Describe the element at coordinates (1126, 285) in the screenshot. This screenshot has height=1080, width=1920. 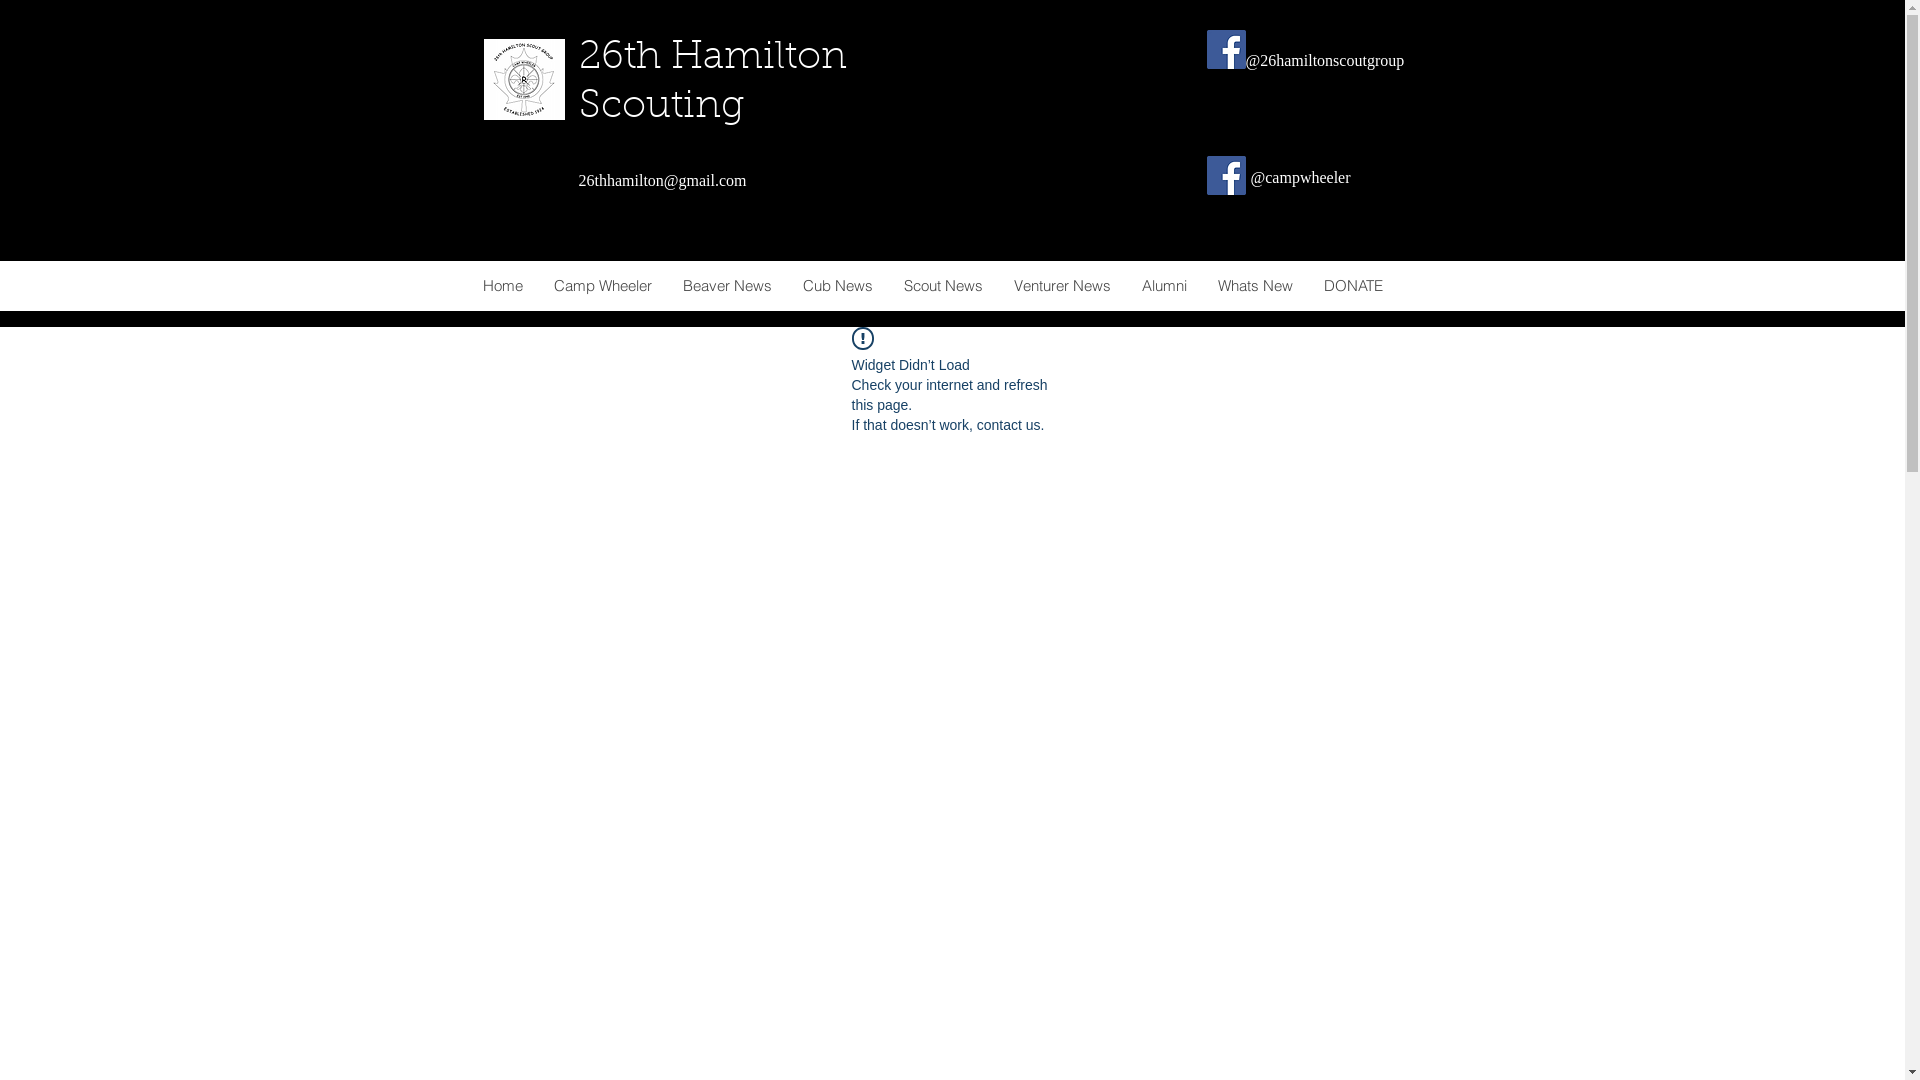
I see `'Alumni'` at that location.